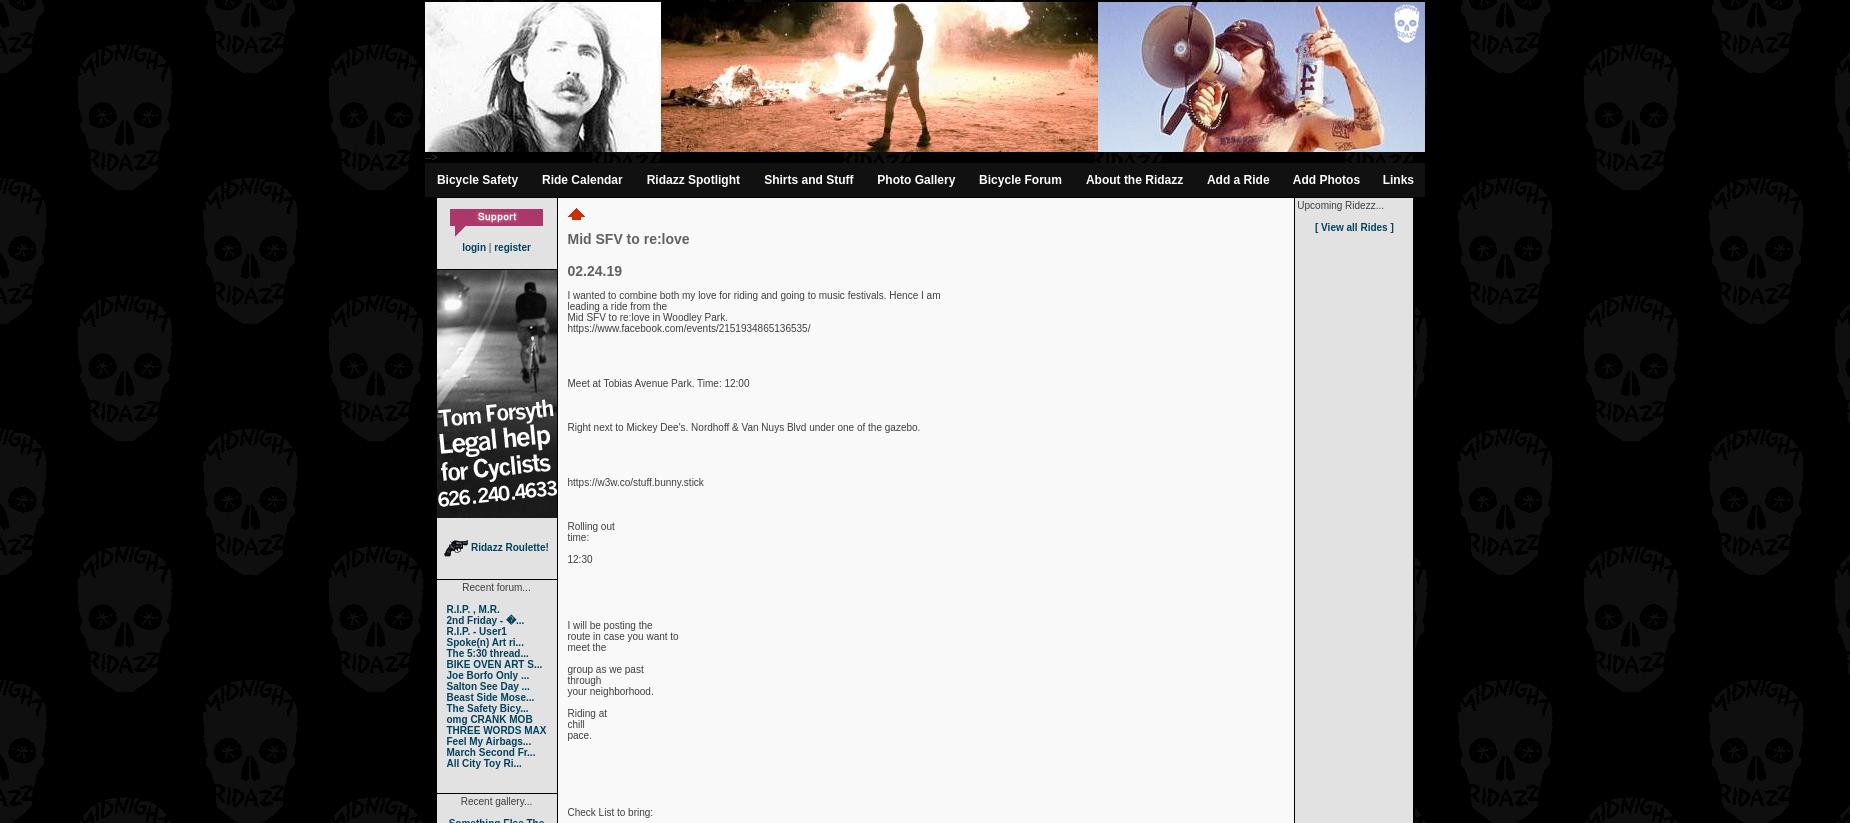 This screenshot has width=1850, height=823. Describe the element at coordinates (743, 427) in the screenshot. I see `'Right next to Mickey Dee's. Nordhoff & Van Nuys Blvd under one of the gazebo.'` at that location.